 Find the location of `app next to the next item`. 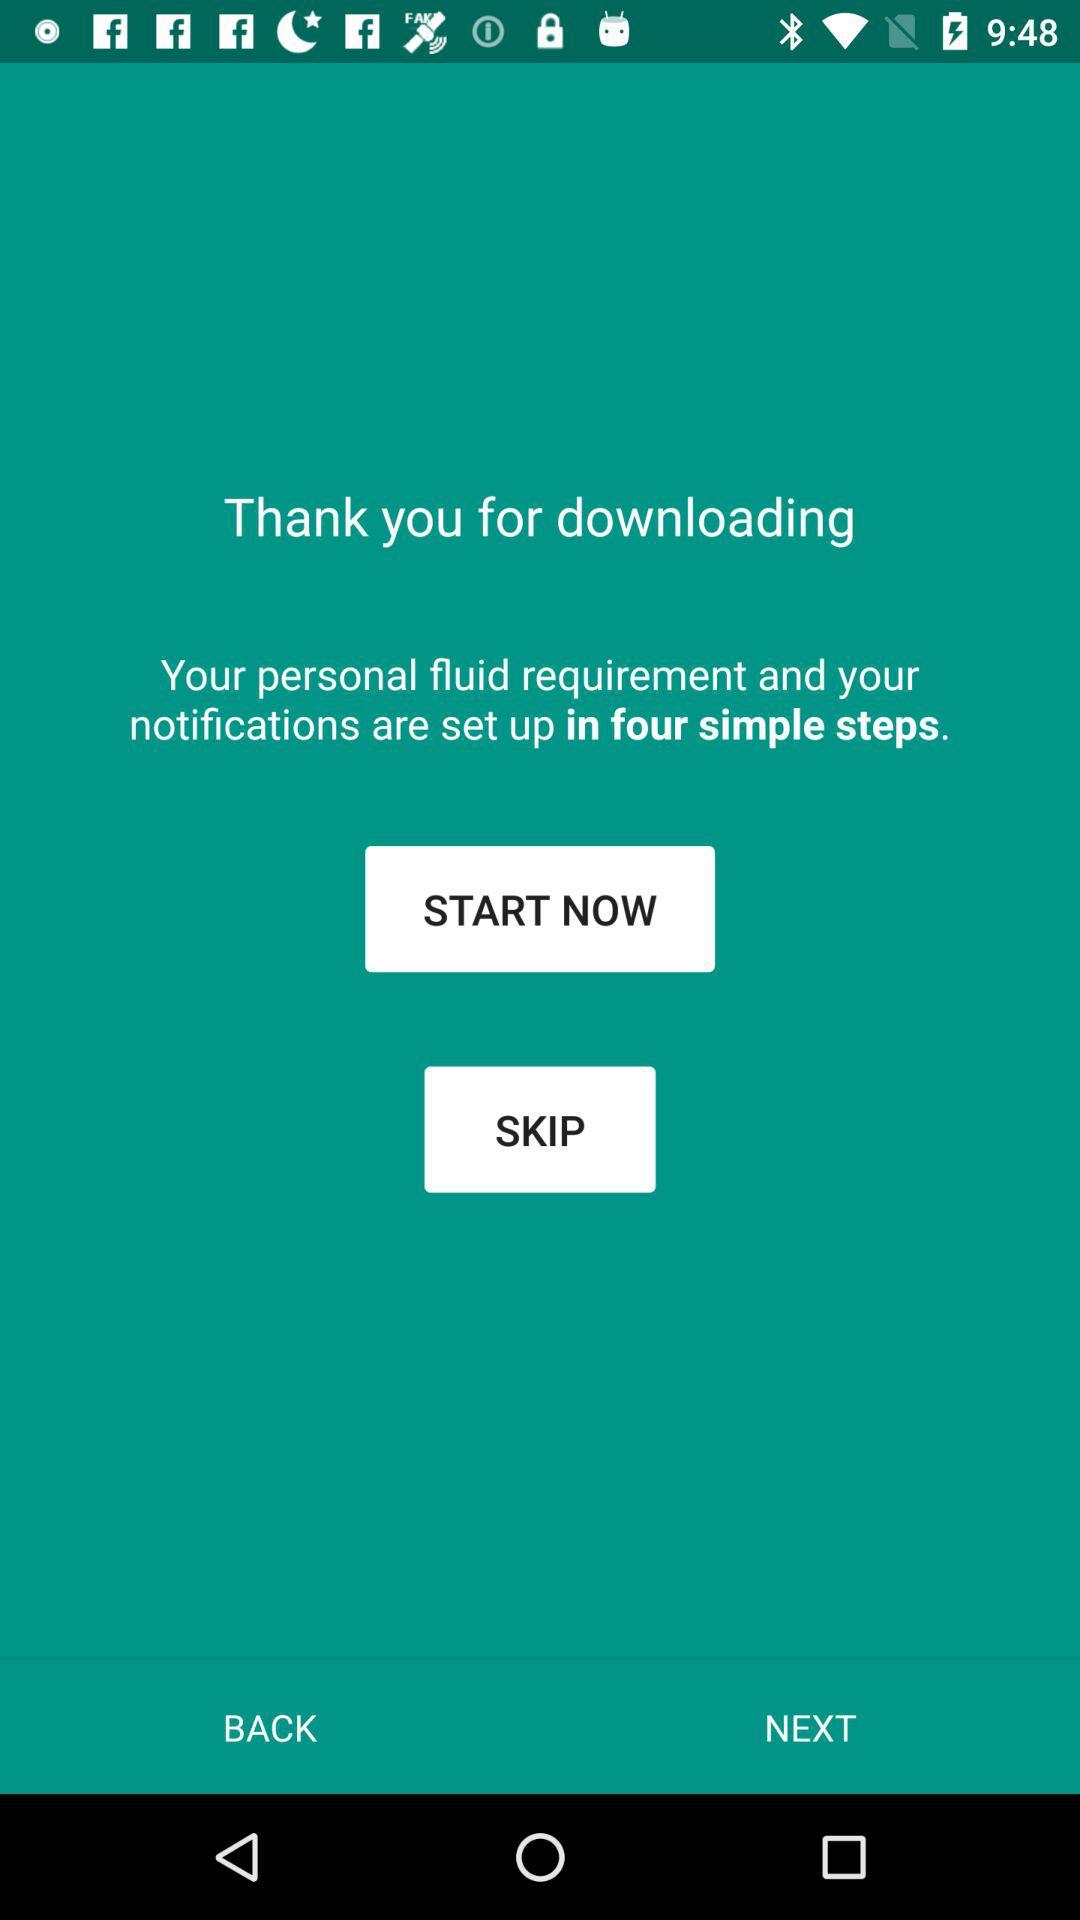

app next to the next item is located at coordinates (270, 1726).